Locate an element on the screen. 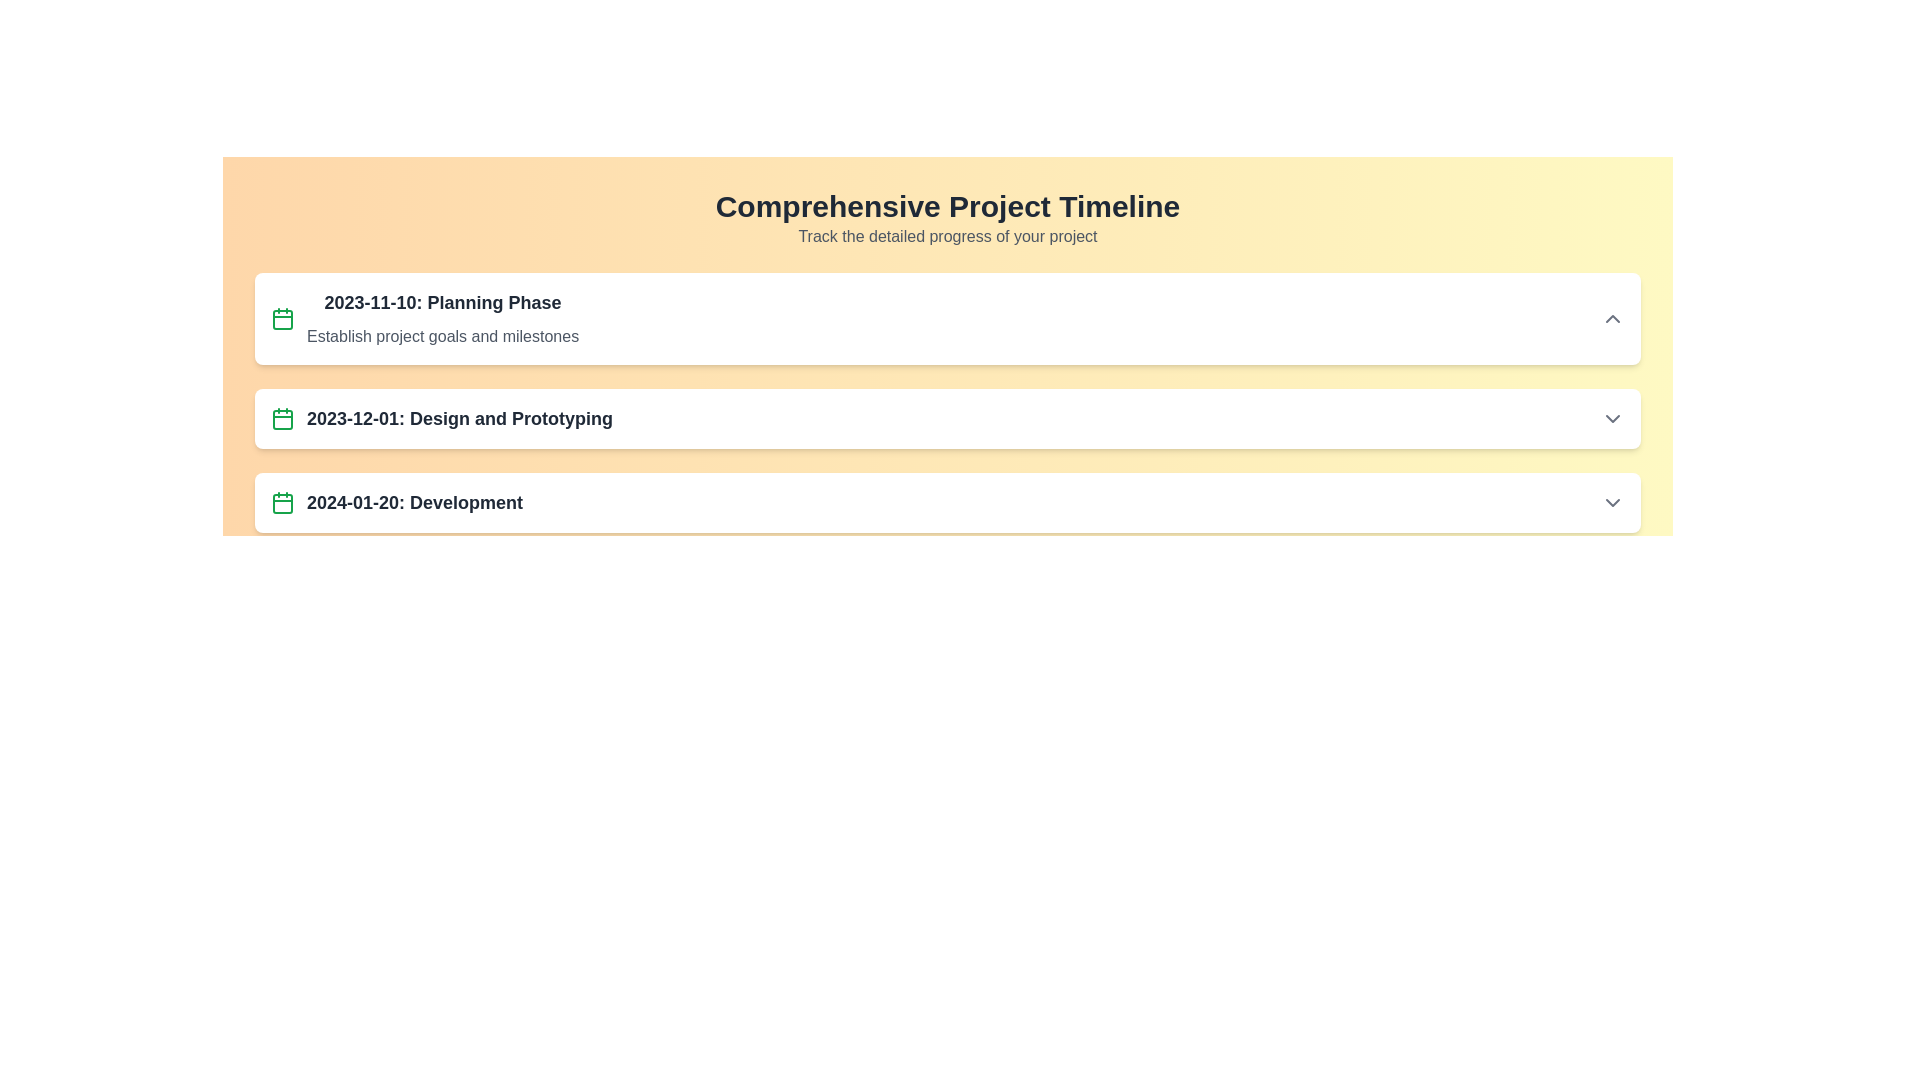 The height and width of the screenshot is (1080, 1920). the green SVG rectangle that is part of the calendar icon, located to the left of the text '2023-11-10: Planning Phase' is located at coordinates (282, 319).